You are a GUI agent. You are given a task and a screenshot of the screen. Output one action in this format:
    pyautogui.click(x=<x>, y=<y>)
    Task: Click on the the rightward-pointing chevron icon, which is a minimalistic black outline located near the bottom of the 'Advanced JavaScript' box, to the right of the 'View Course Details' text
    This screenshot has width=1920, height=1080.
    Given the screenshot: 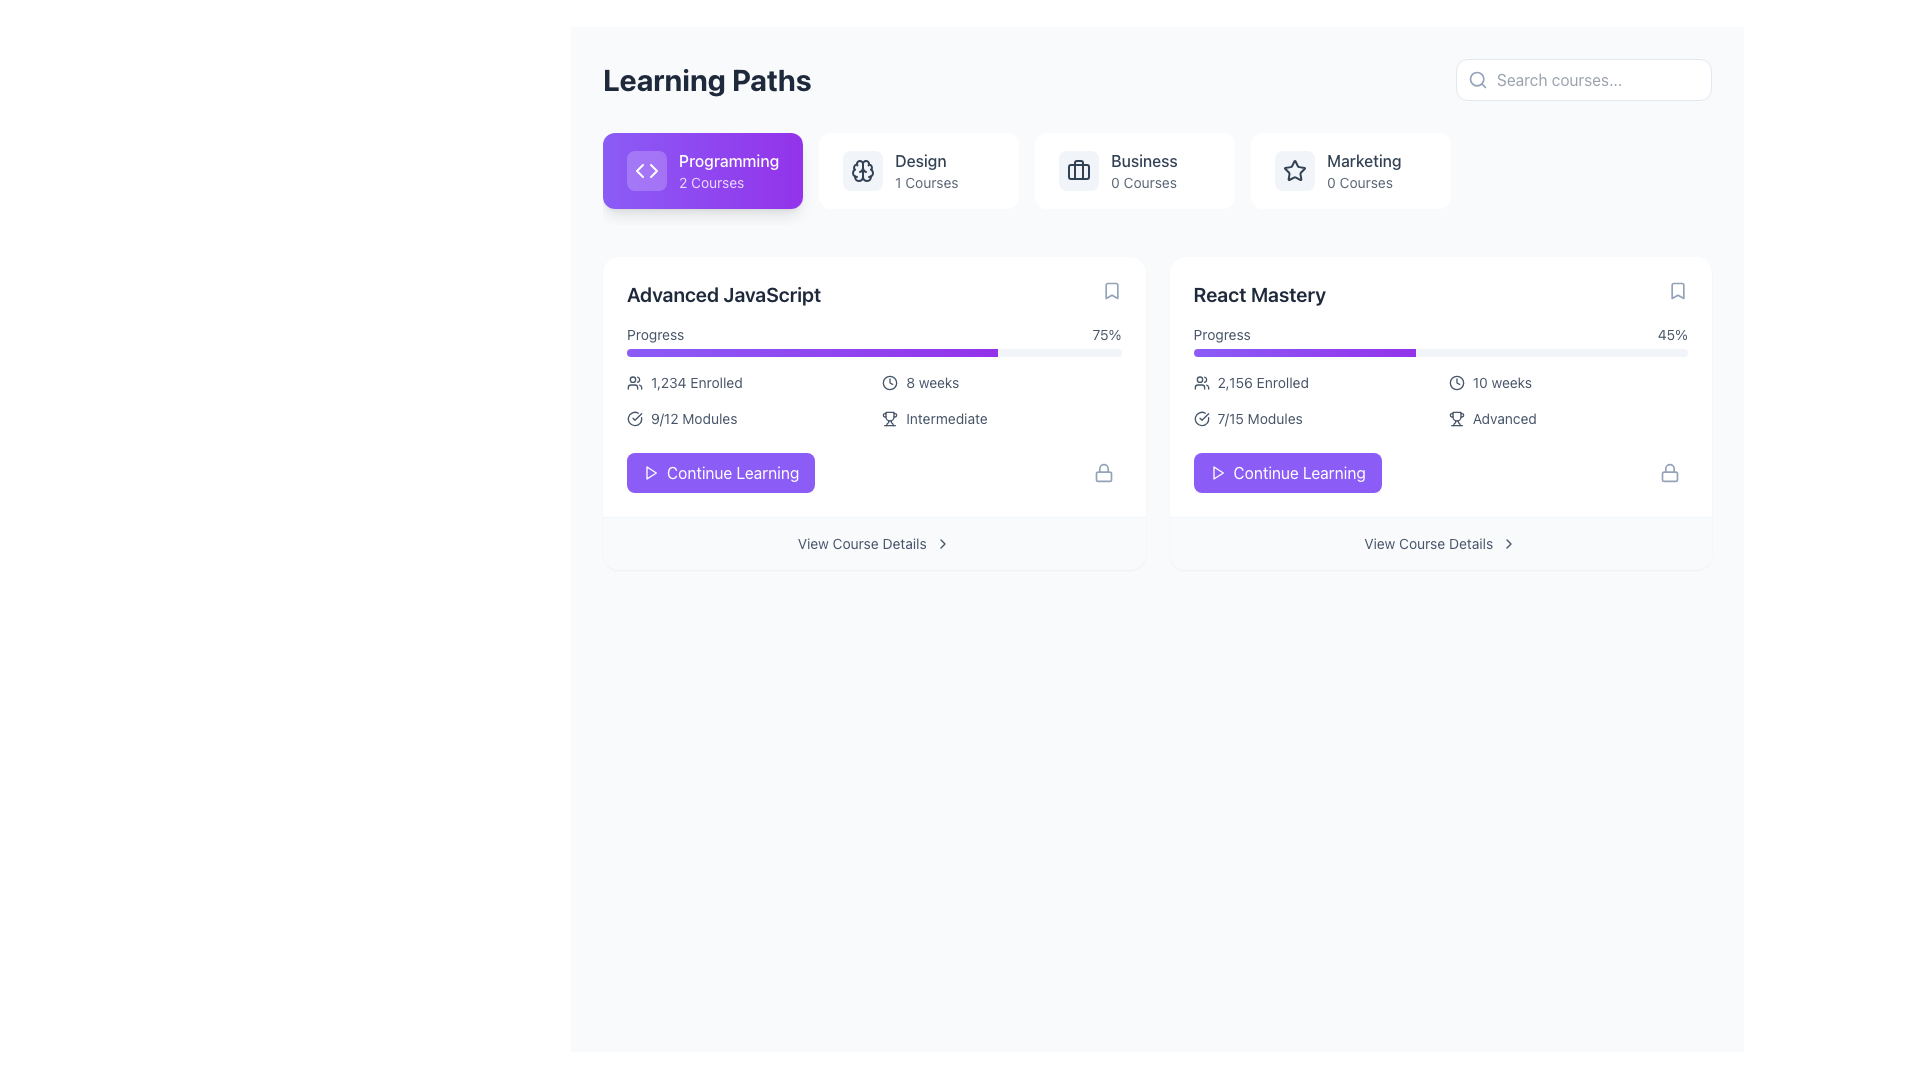 What is the action you would take?
    pyautogui.click(x=941, y=543)
    